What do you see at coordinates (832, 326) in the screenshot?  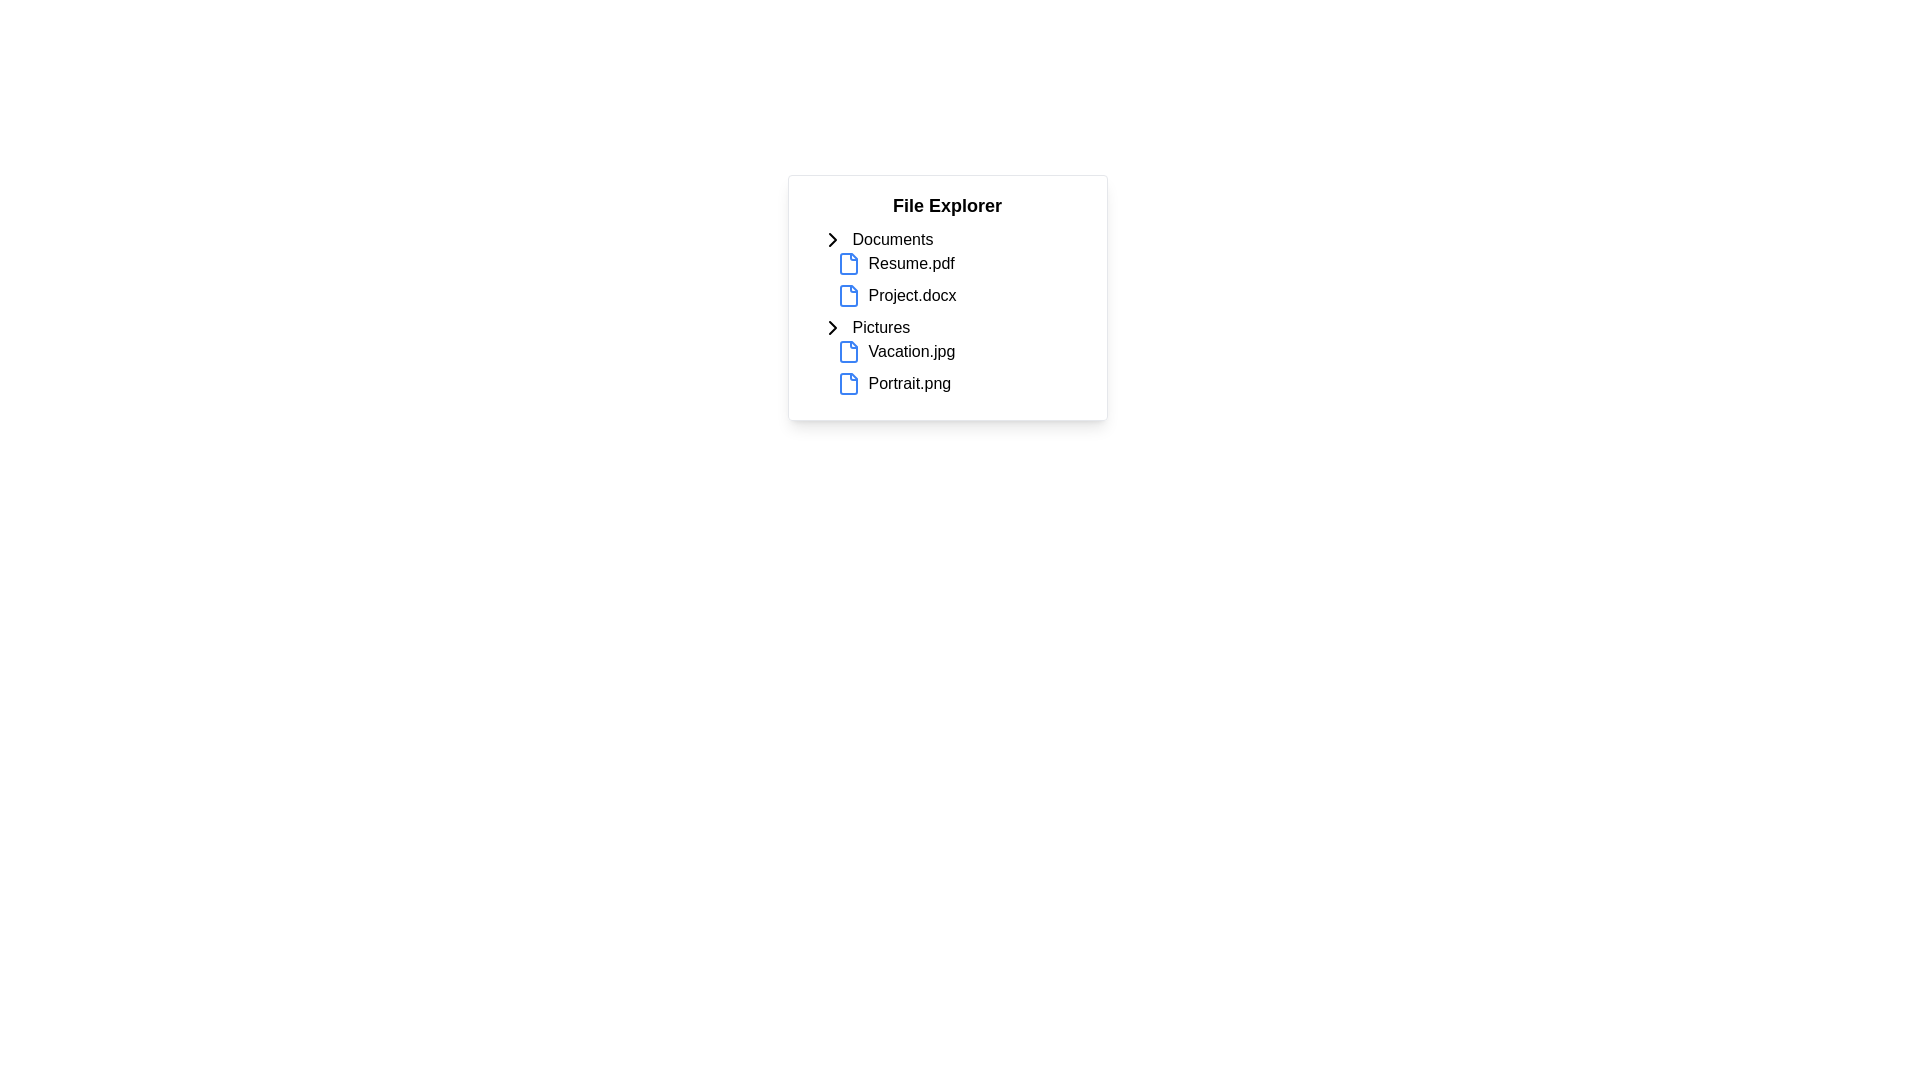 I see `the icon` at bounding box center [832, 326].